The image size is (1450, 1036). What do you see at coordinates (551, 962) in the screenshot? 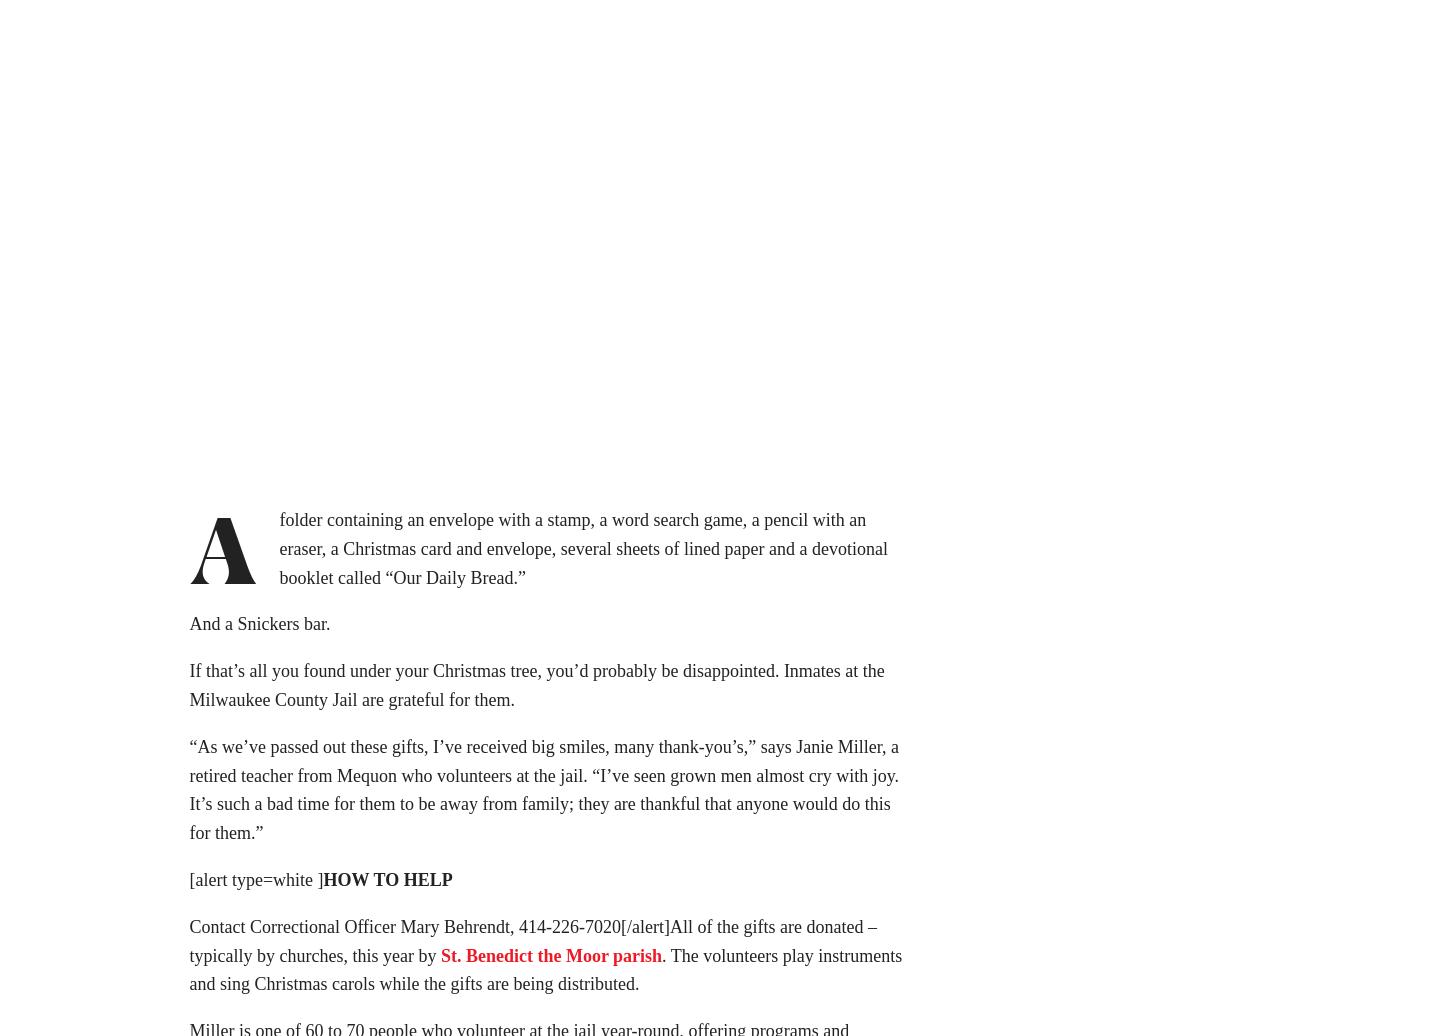
I see `'St. Benedict the Moor parish'` at bounding box center [551, 962].